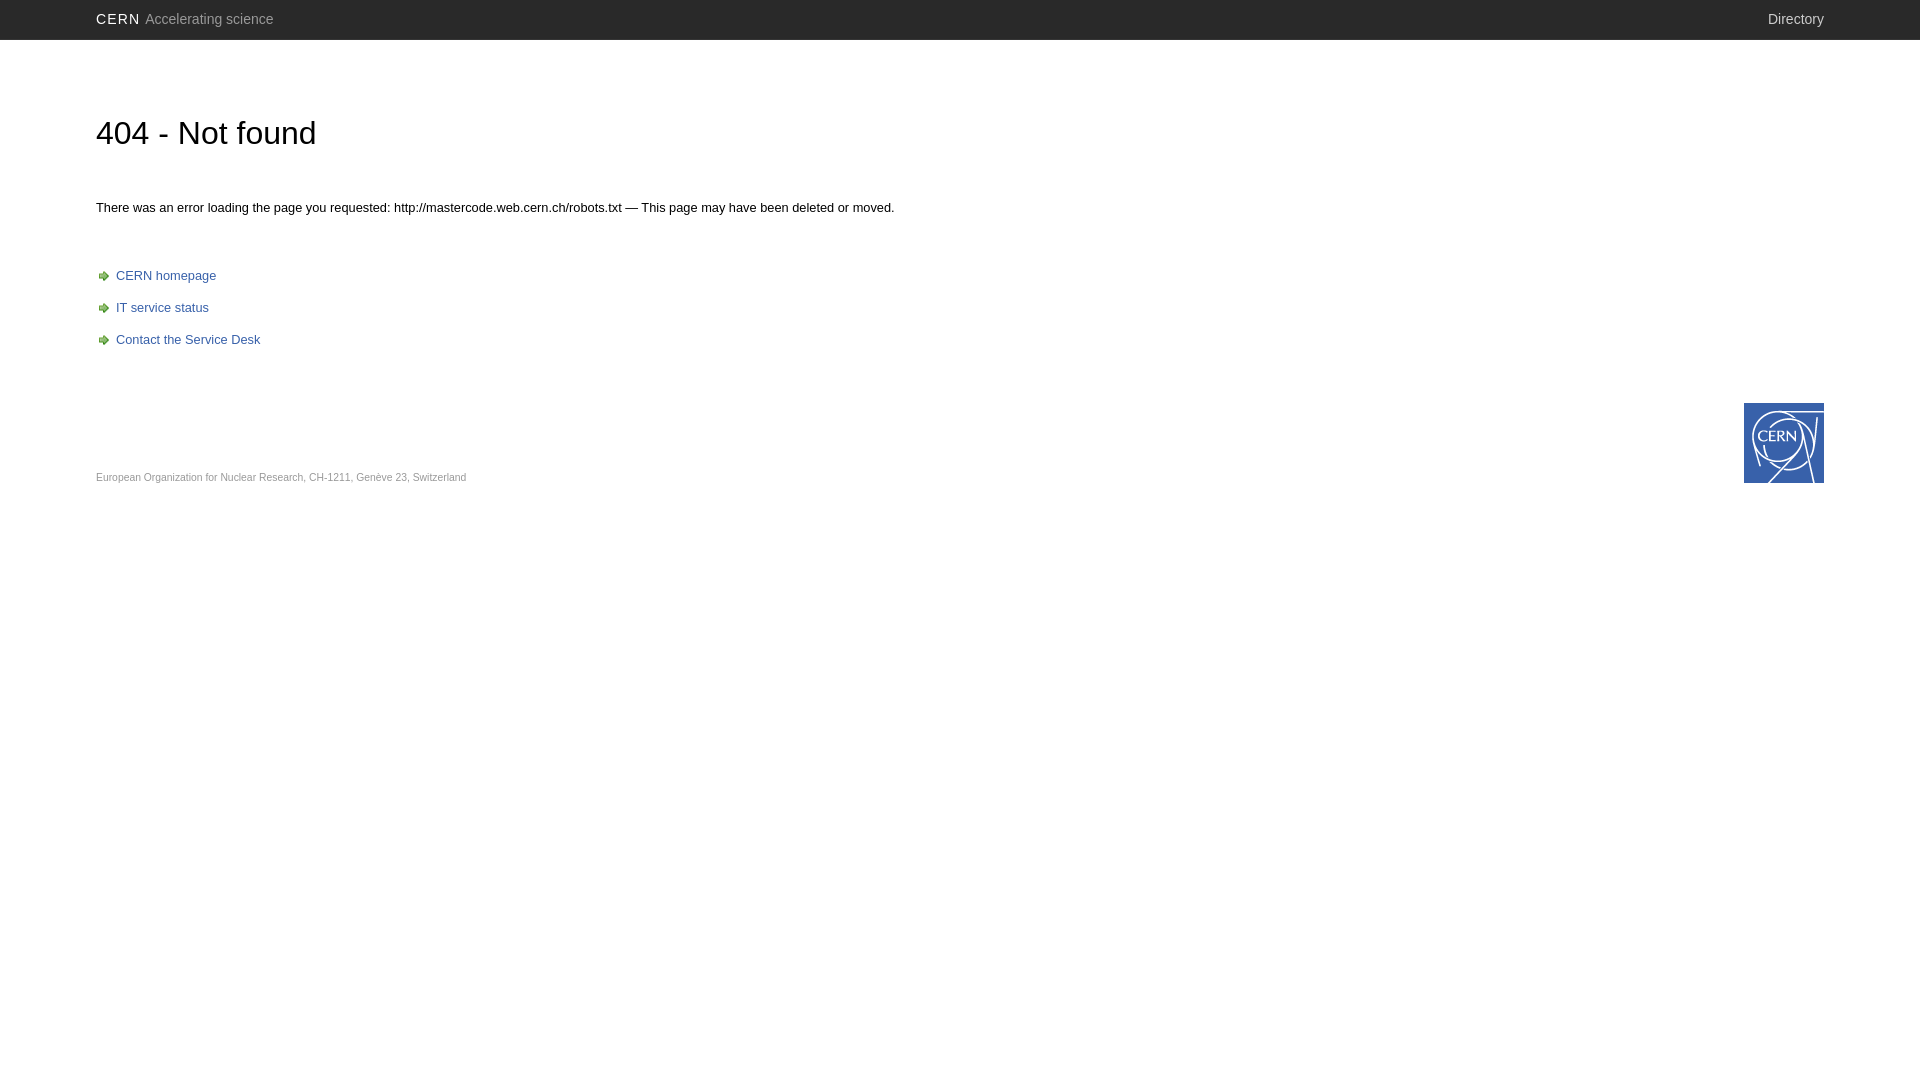  Describe the element at coordinates (1742, 442) in the screenshot. I see `'www.cern.ch'` at that location.